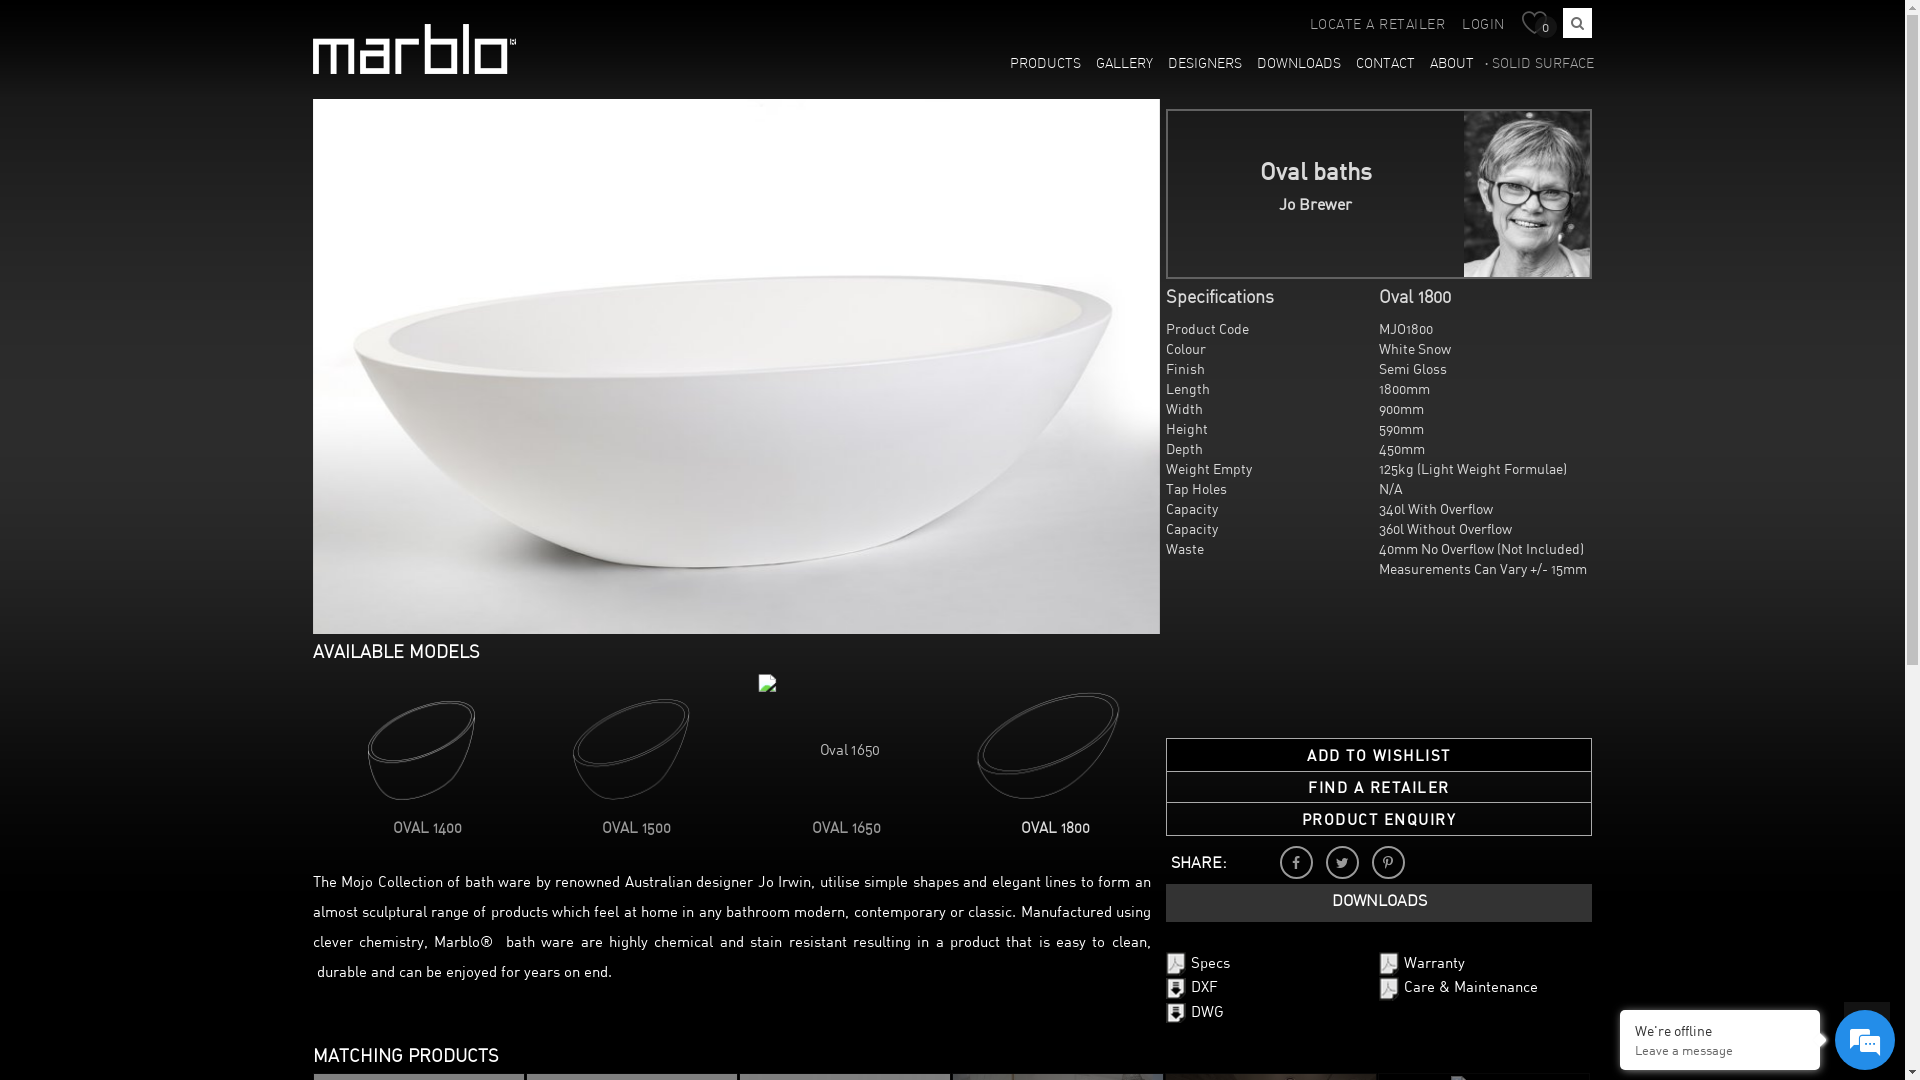 This screenshot has height=1080, width=1920. Describe the element at coordinates (1866, 1025) in the screenshot. I see `'Scroll to Top'` at that location.